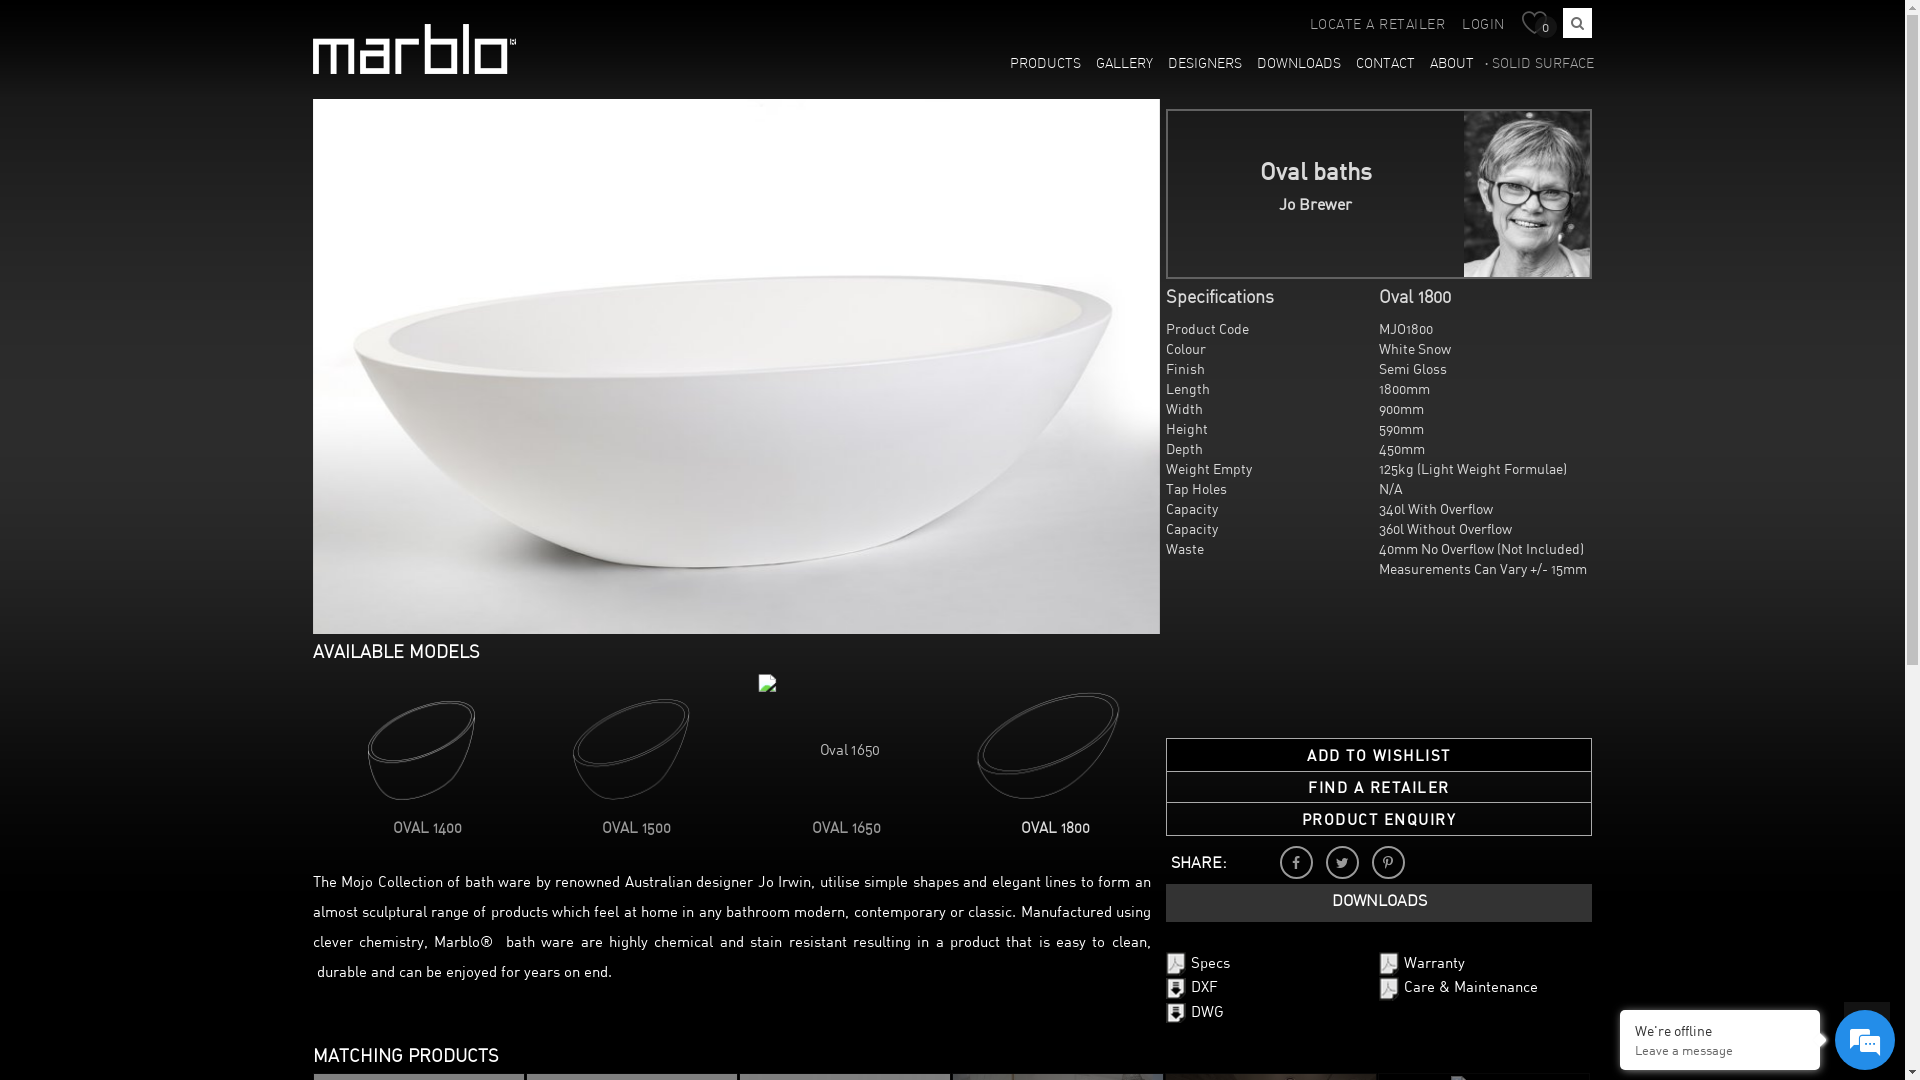 This screenshot has height=1080, width=1920. Describe the element at coordinates (1866, 1025) in the screenshot. I see `'Scroll to Top'` at that location.